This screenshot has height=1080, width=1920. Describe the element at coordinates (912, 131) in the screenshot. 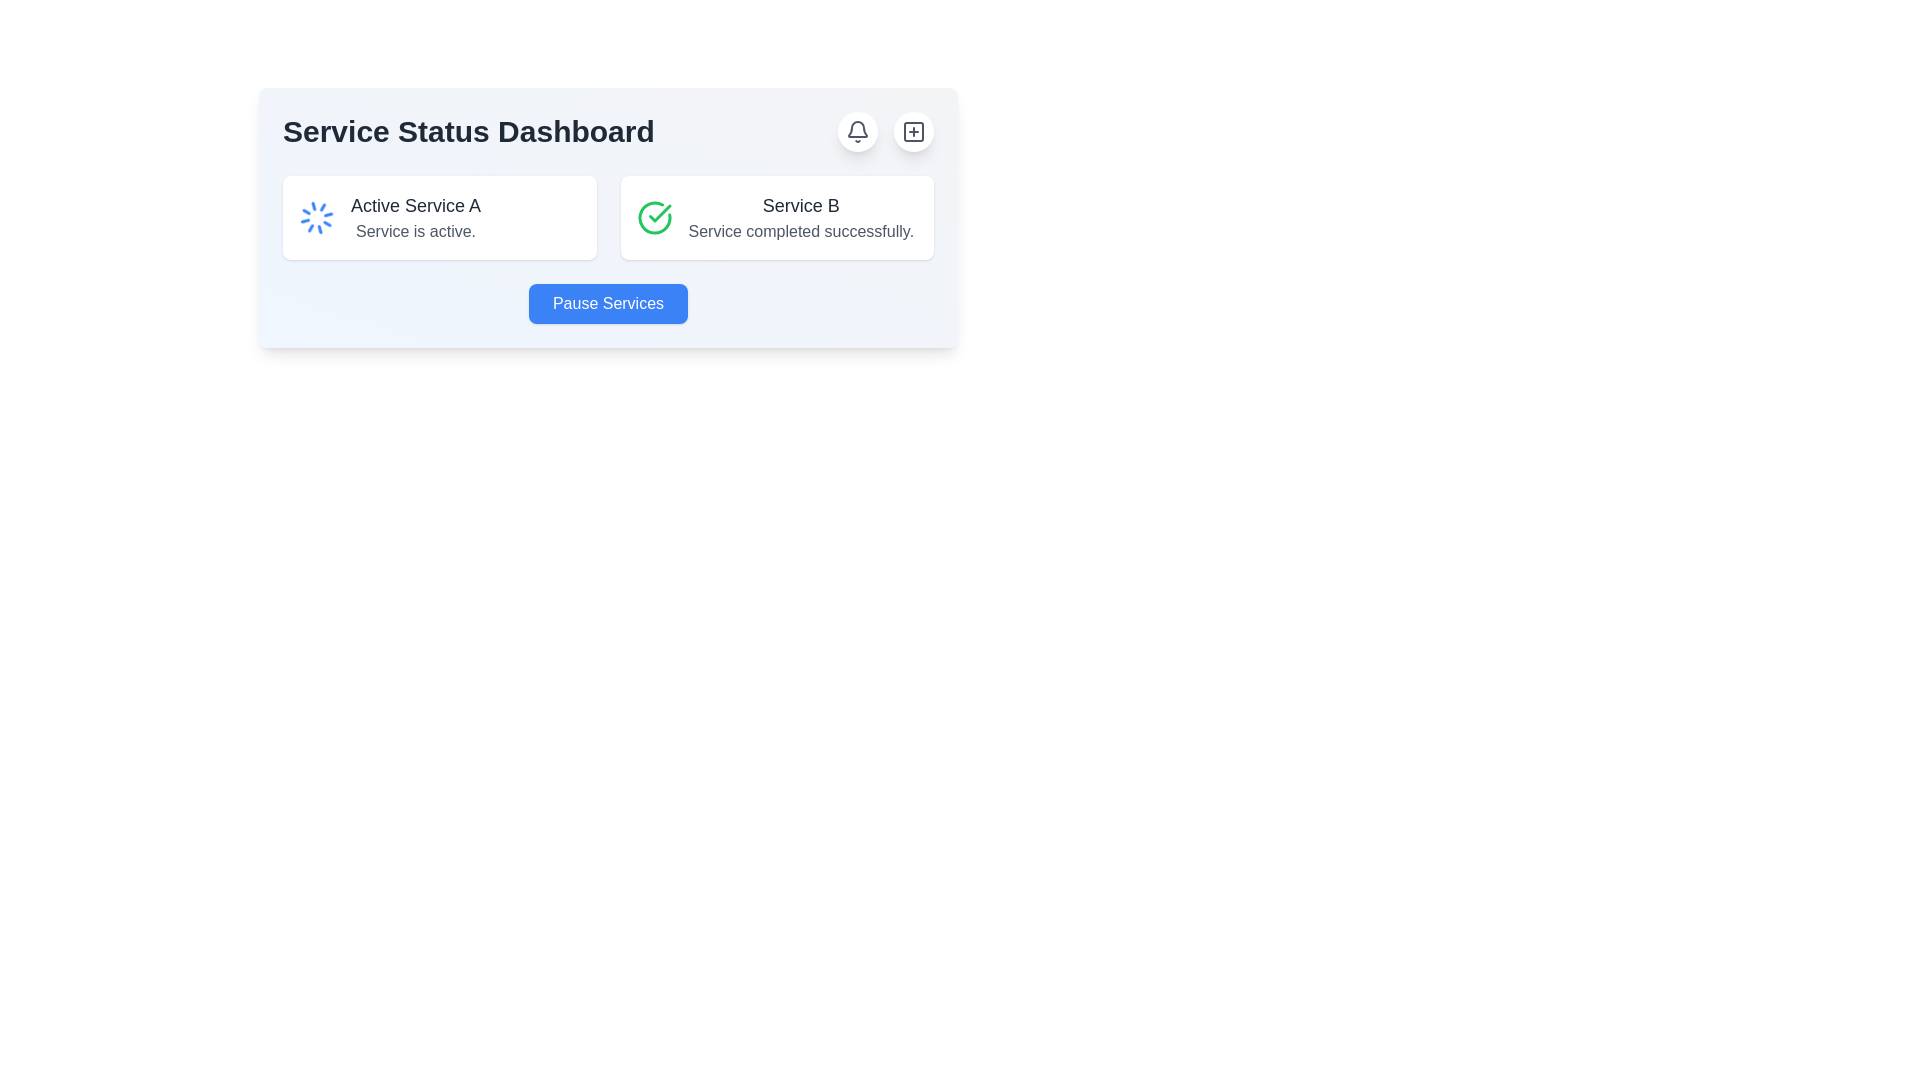

I see `the interactive button with a plus sign icon located in the top-right corner of the dashboard area` at that location.